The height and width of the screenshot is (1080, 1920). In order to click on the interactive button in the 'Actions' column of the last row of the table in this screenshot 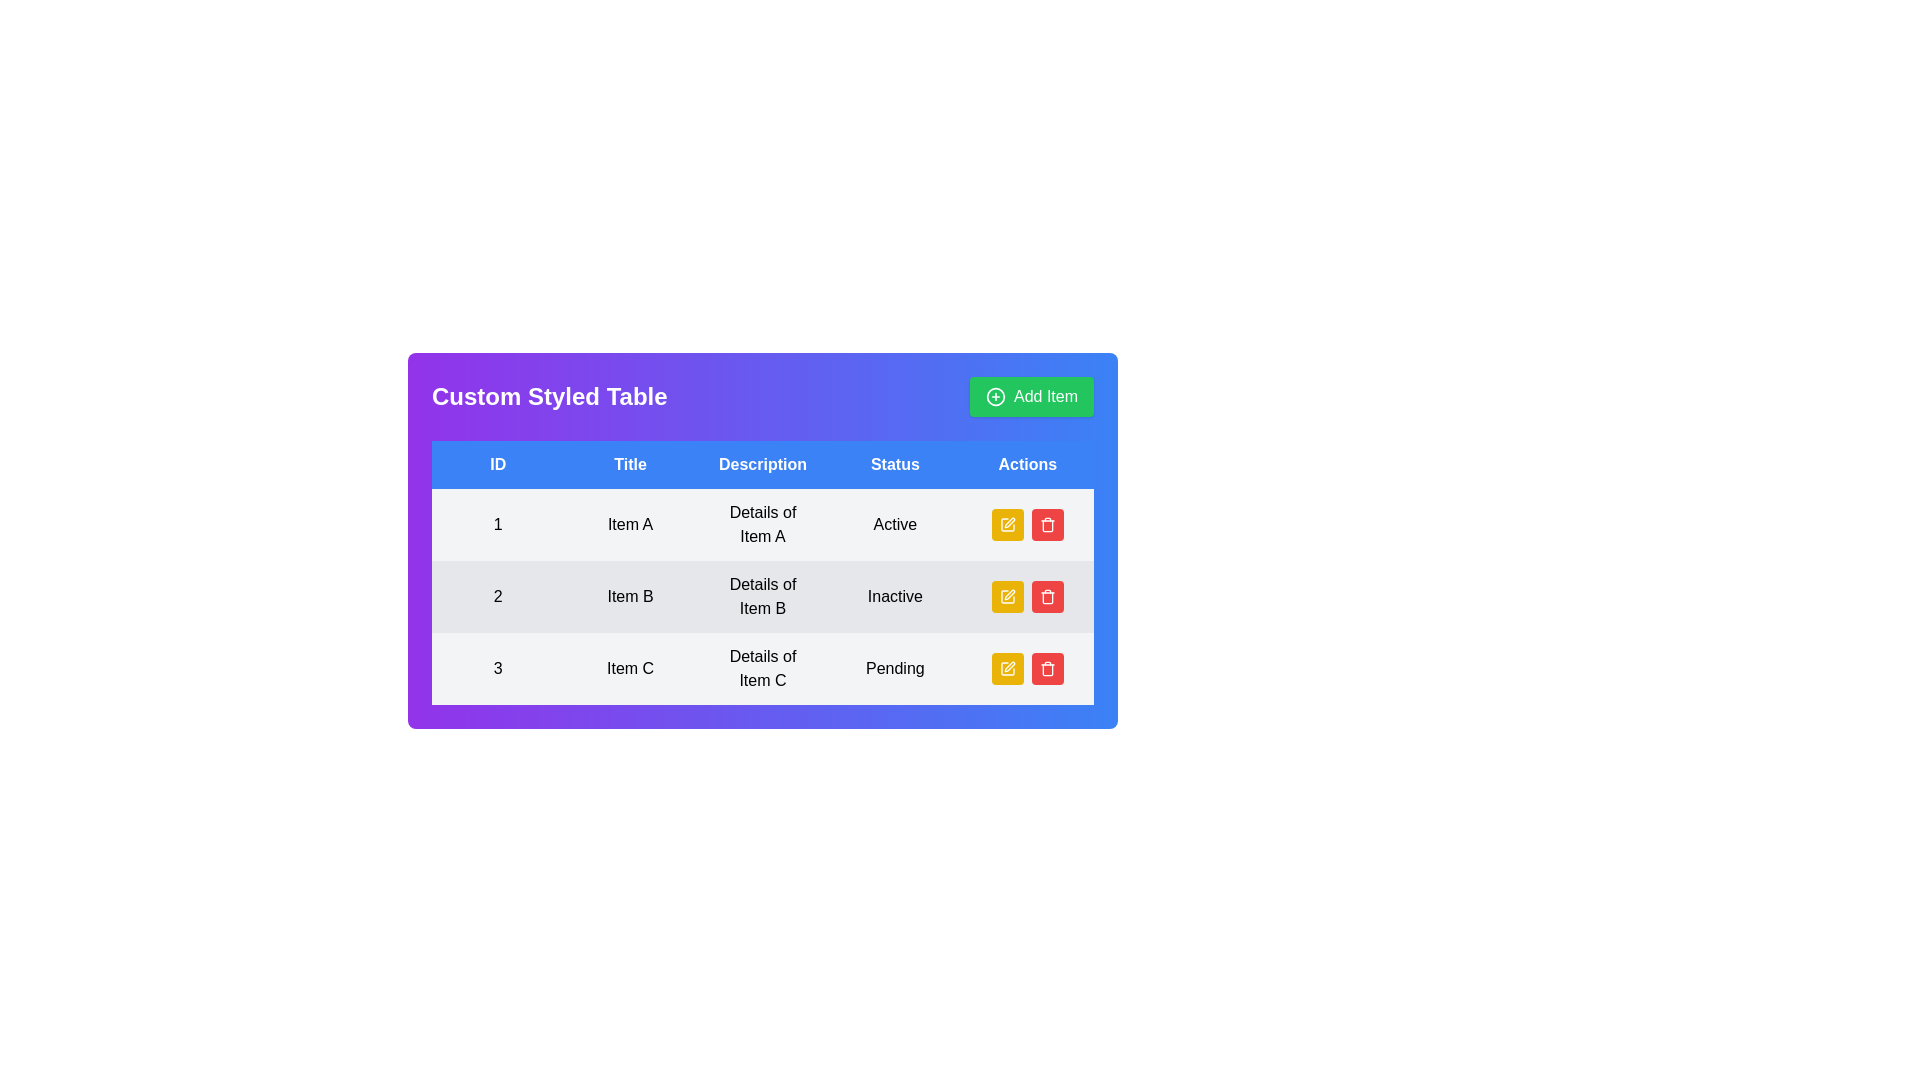, I will do `click(1007, 668)`.